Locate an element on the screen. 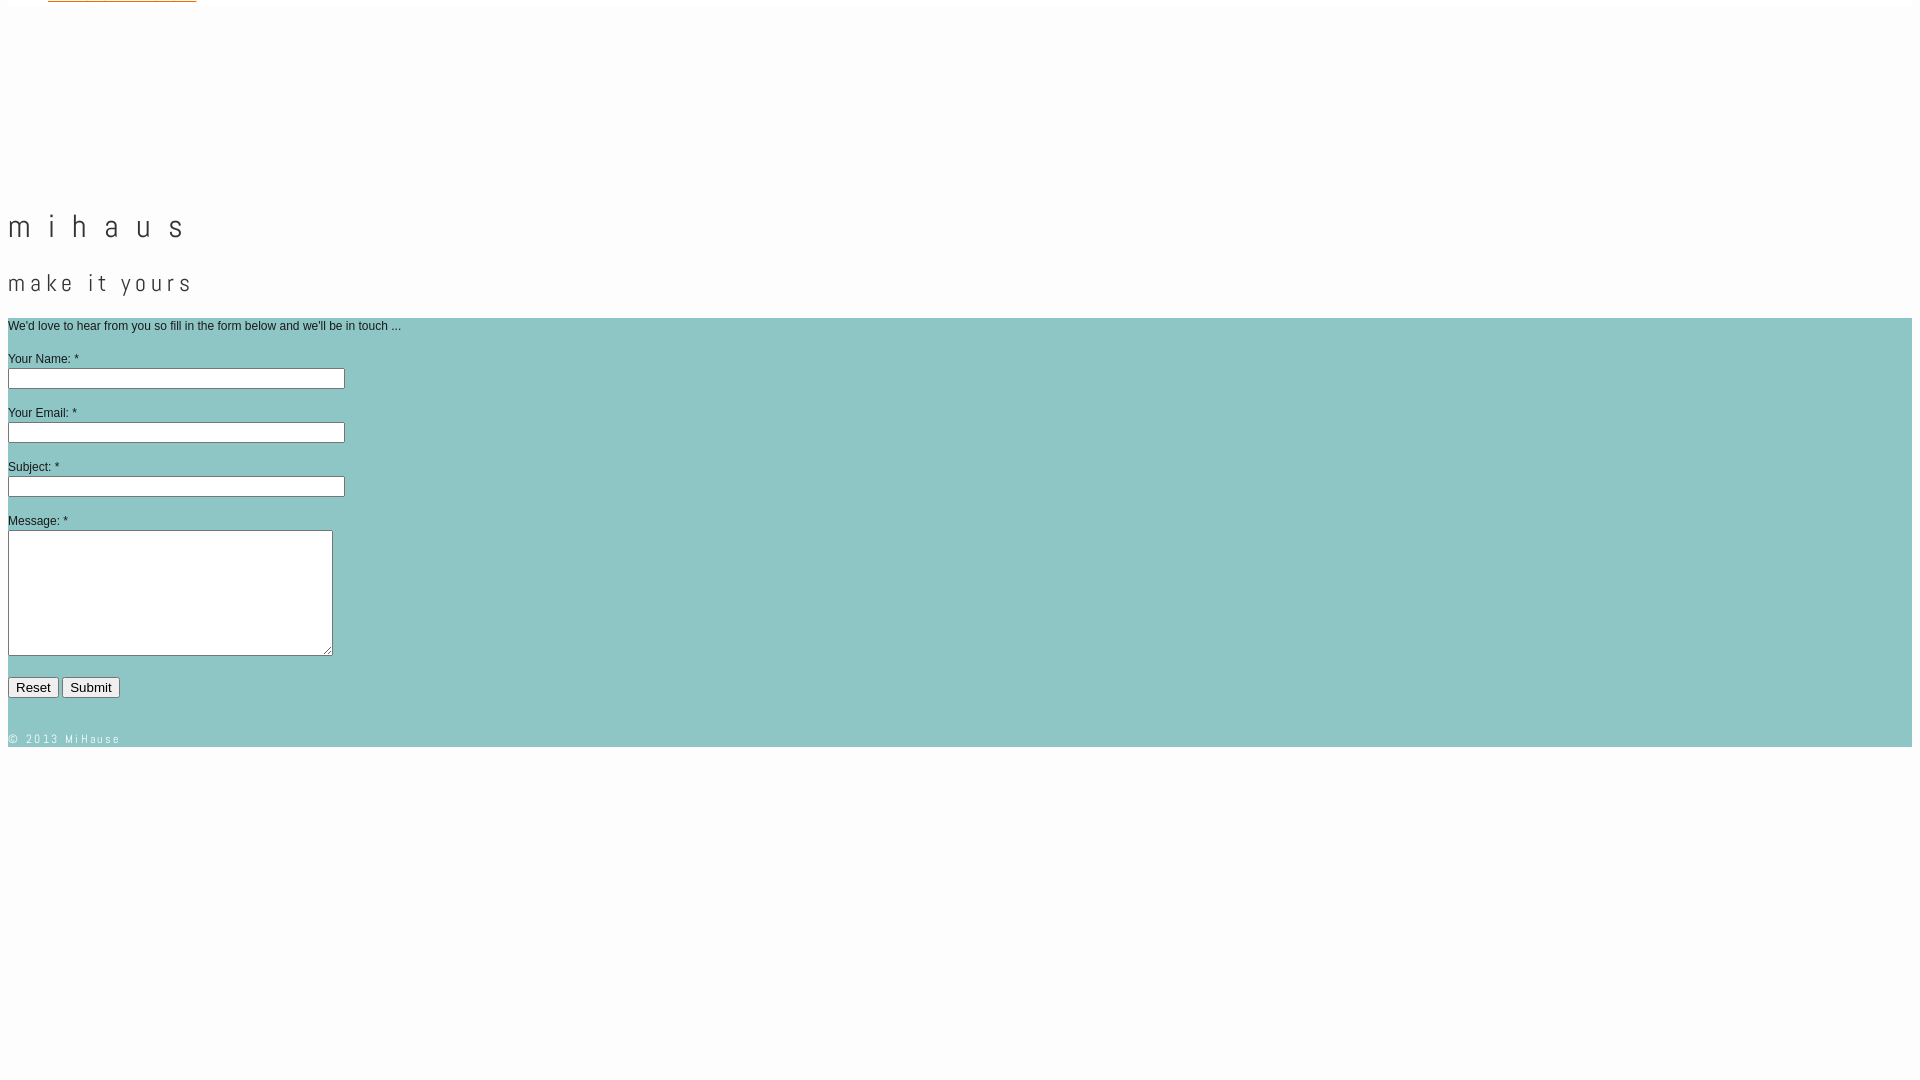 The height and width of the screenshot is (1080, 1920). 'Submit' is located at coordinates (89, 686).